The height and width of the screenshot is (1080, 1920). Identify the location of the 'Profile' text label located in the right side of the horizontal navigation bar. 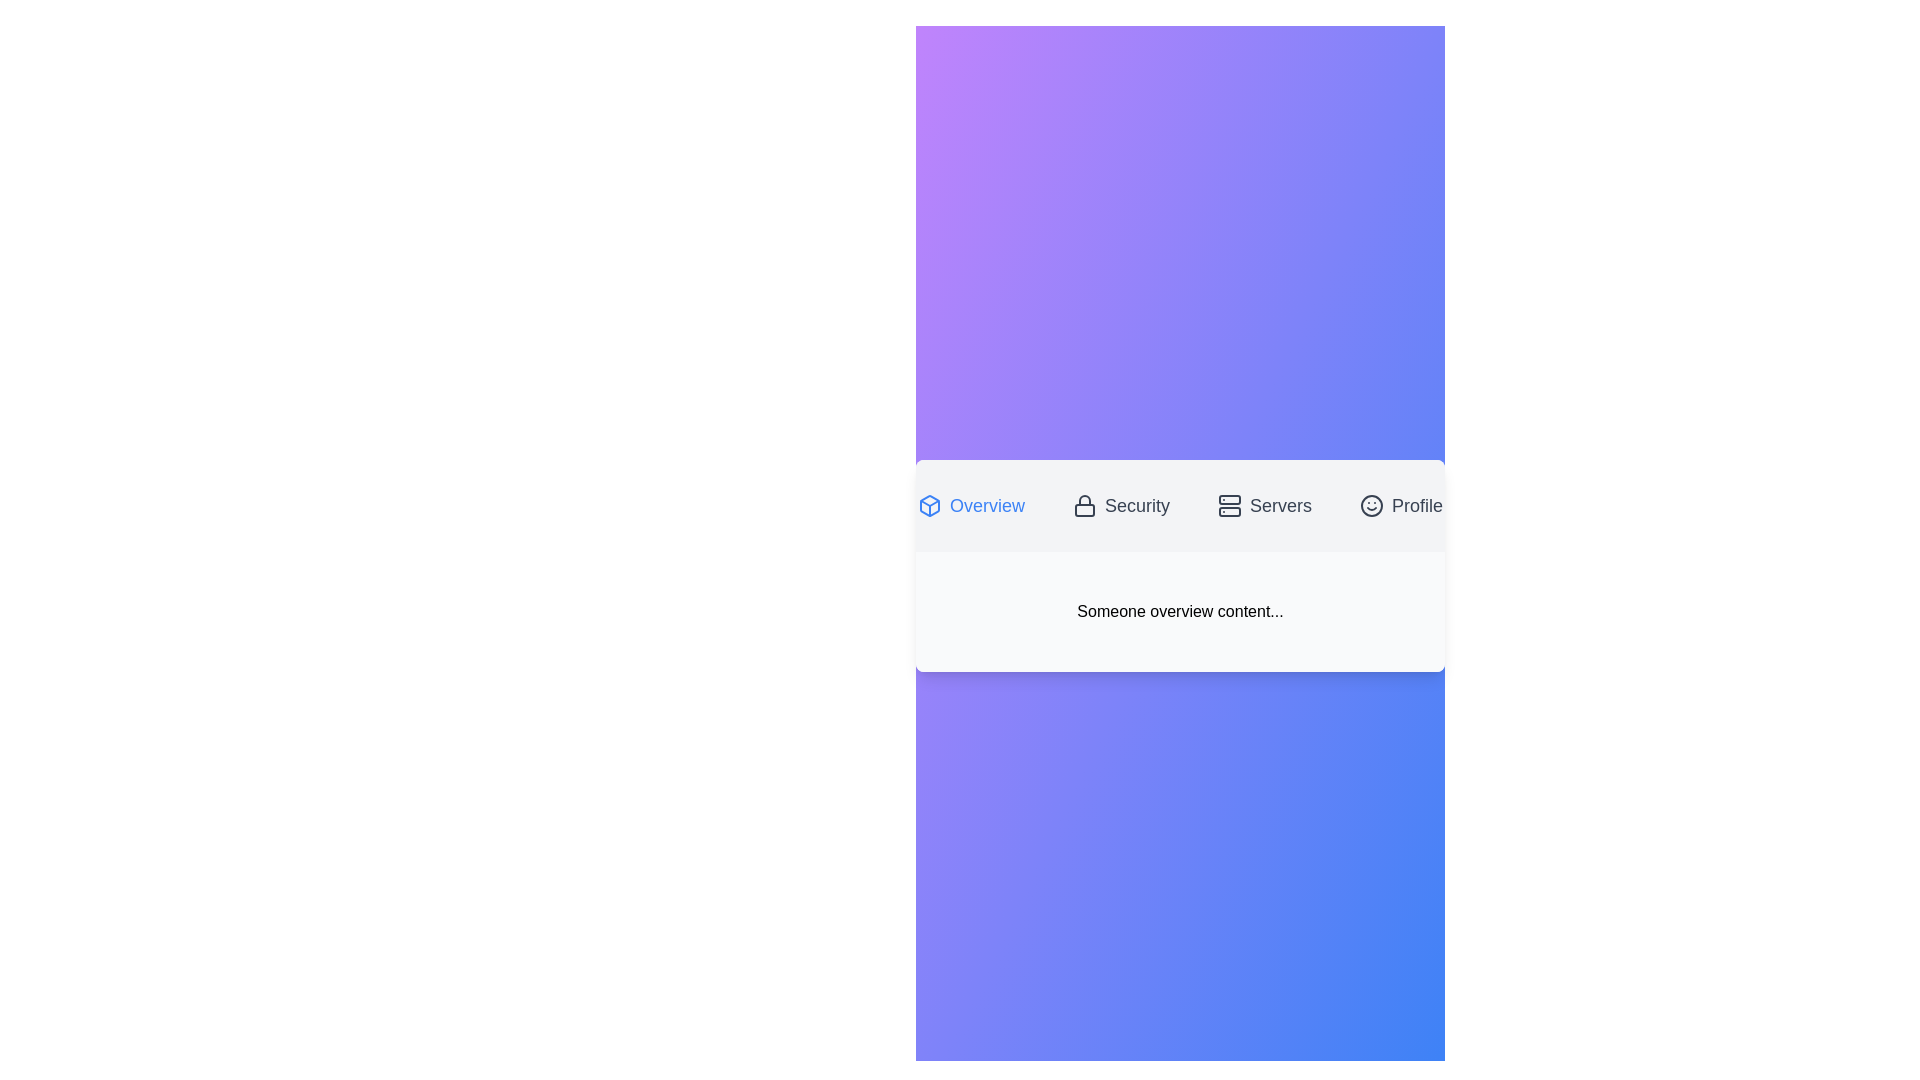
(1416, 504).